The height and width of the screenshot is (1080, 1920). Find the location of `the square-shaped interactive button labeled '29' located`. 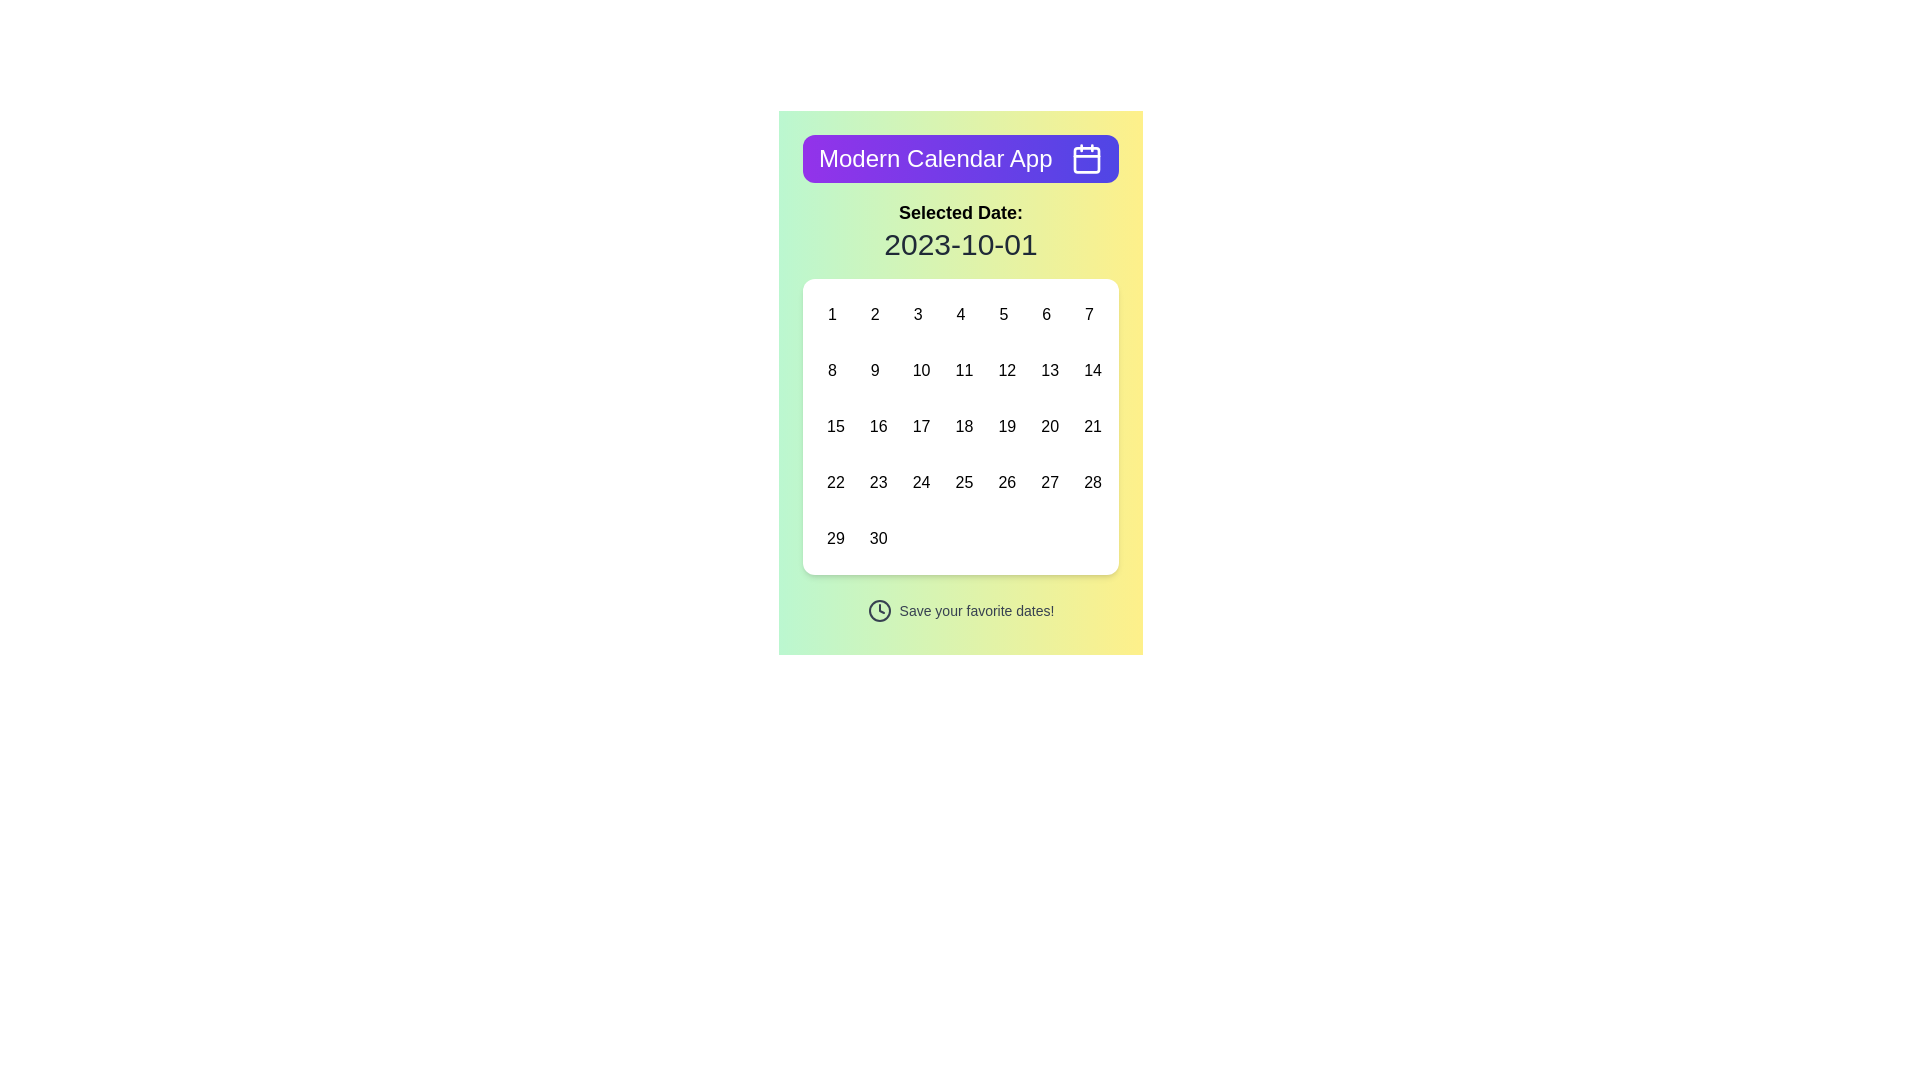

the square-shaped interactive button labeled '29' located is located at coordinates (832, 538).